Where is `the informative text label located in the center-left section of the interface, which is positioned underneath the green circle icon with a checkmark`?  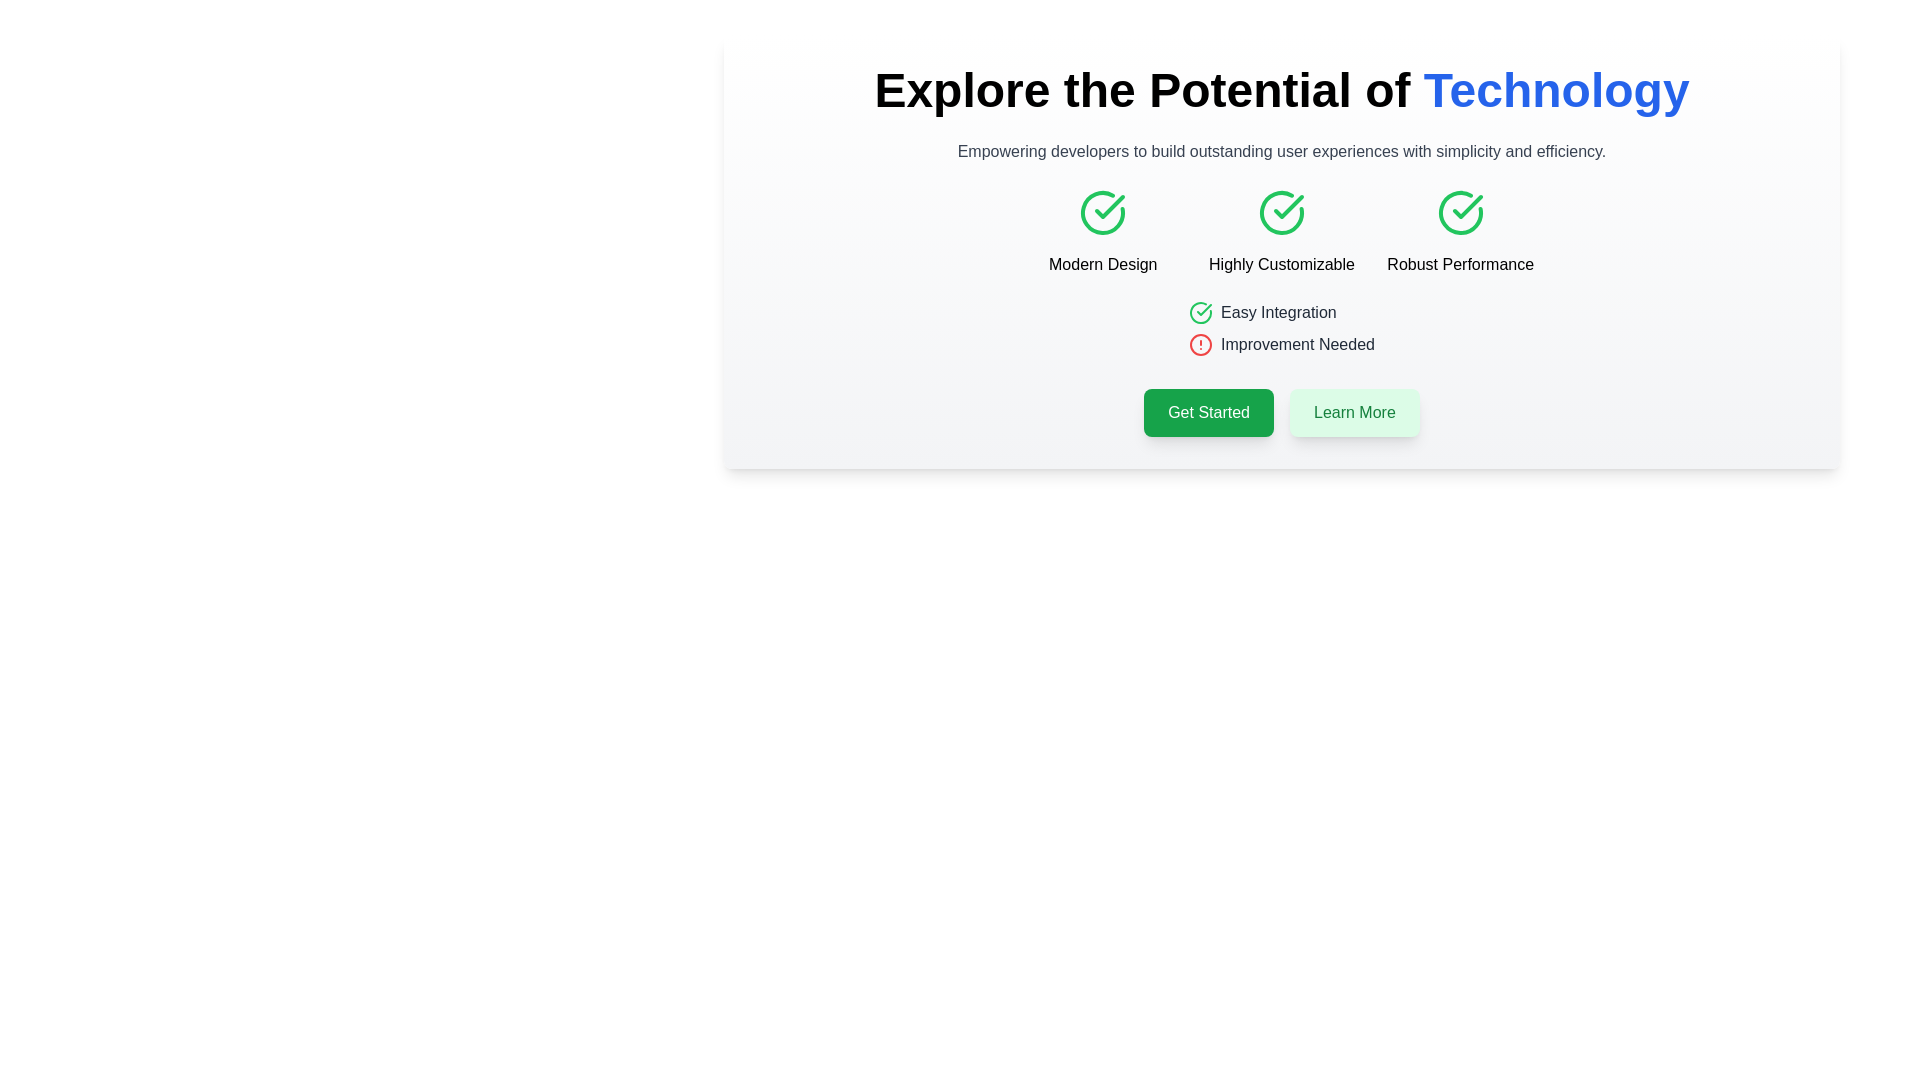 the informative text label located in the center-left section of the interface, which is positioned underneath the green circle icon with a checkmark is located at coordinates (1102, 264).